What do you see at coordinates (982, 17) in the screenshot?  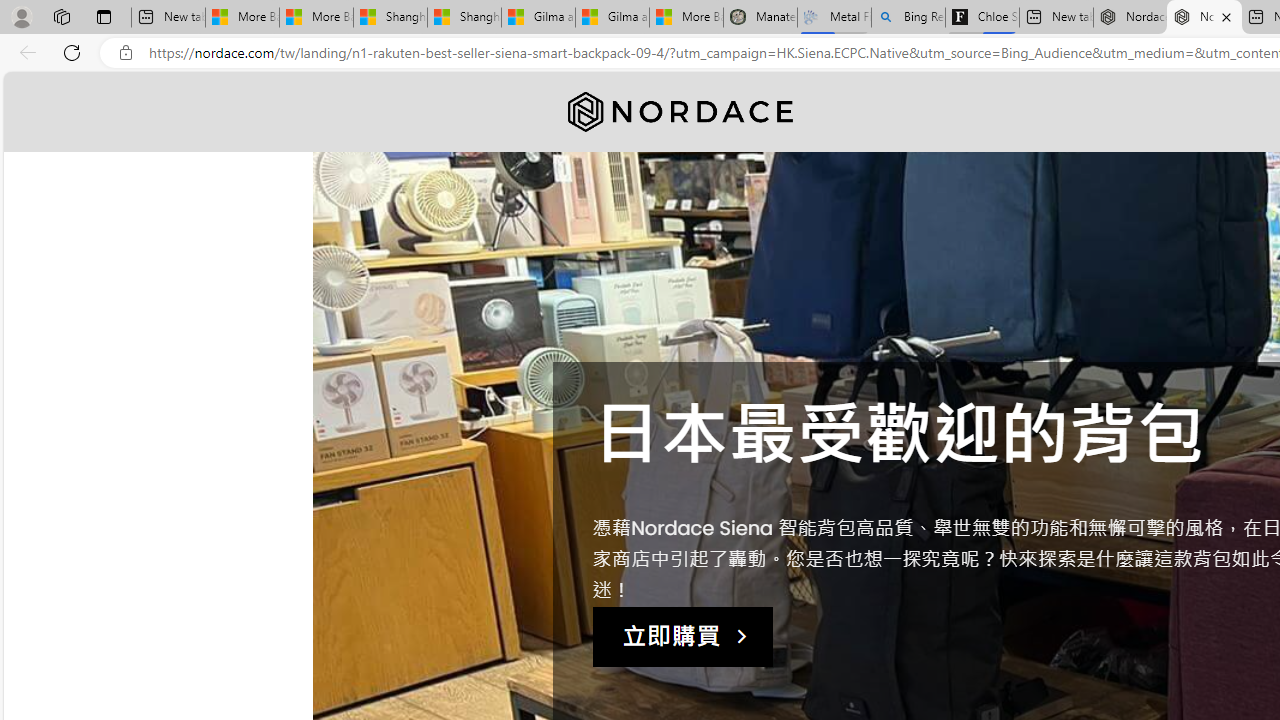 I see `'Chloe Sorvino'` at bounding box center [982, 17].